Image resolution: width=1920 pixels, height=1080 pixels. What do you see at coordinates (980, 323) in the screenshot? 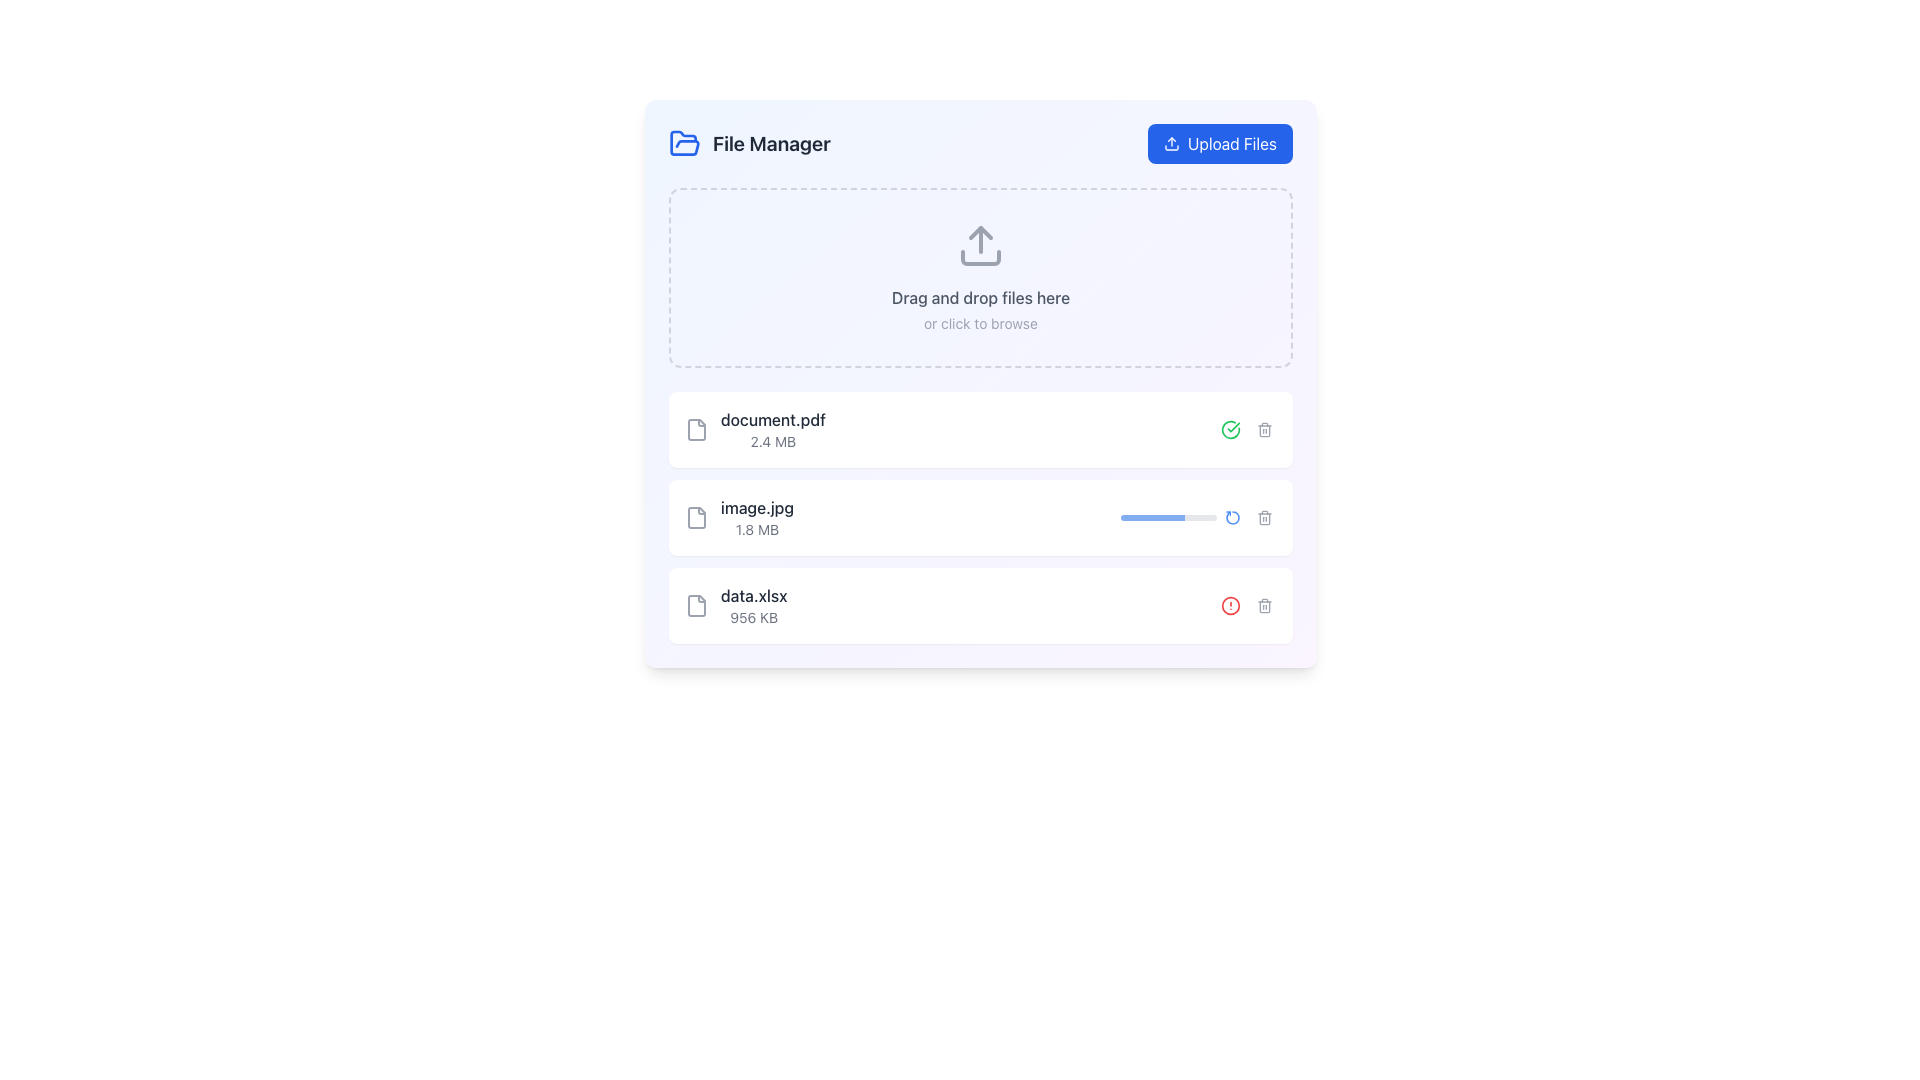
I see `the text label 'or click to browse' which is styled in gray and positioned below the larger text 'Drag and drop files here' in the upload section` at bounding box center [980, 323].